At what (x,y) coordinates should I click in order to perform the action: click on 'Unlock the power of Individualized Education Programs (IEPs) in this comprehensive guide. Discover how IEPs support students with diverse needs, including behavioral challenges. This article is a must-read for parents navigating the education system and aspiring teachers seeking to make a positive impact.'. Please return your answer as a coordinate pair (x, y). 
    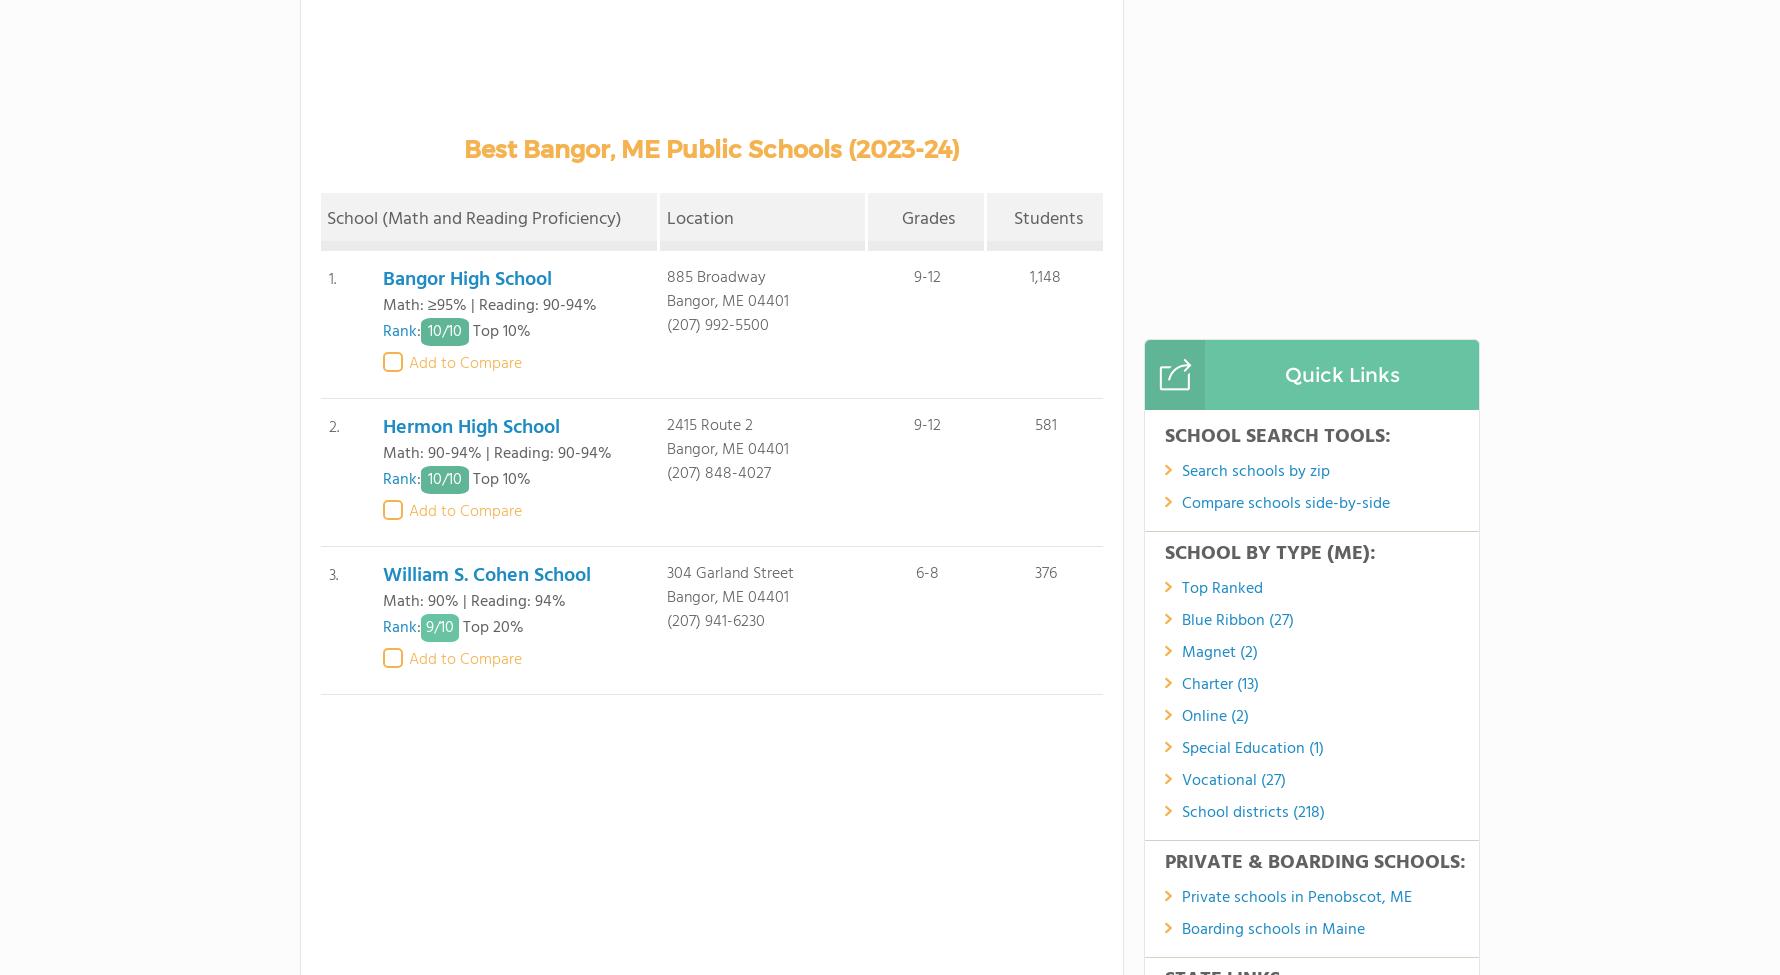
    Looking at the image, I should click on (990, 521).